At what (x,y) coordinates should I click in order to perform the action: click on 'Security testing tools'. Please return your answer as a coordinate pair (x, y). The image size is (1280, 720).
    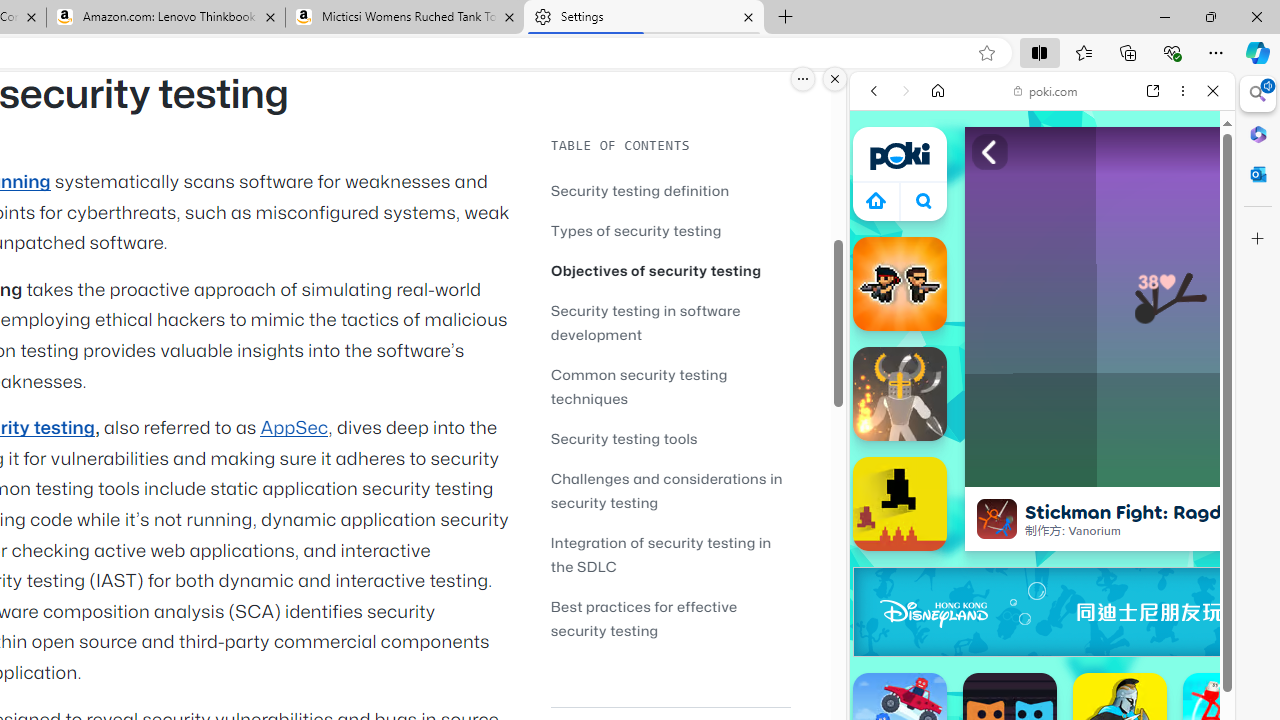
    Looking at the image, I should click on (623, 437).